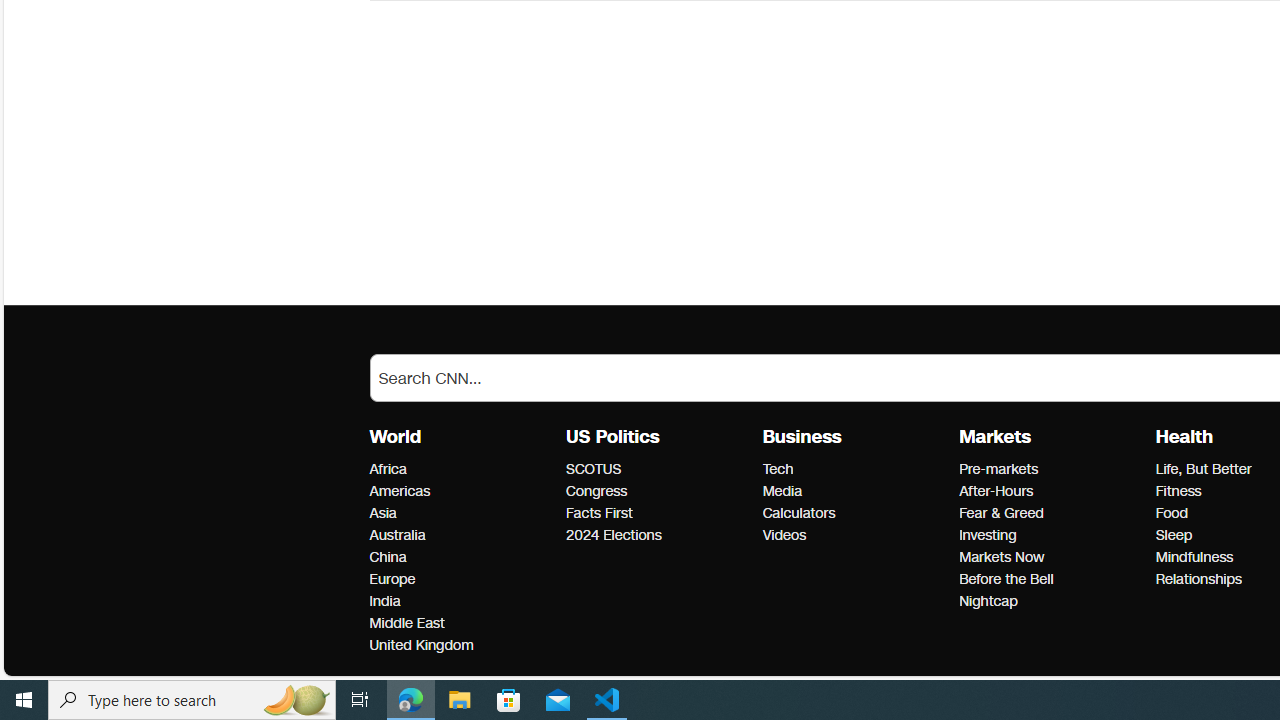 The height and width of the screenshot is (720, 1280). I want to click on 'Markets Fear & Greed', so click(1001, 512).